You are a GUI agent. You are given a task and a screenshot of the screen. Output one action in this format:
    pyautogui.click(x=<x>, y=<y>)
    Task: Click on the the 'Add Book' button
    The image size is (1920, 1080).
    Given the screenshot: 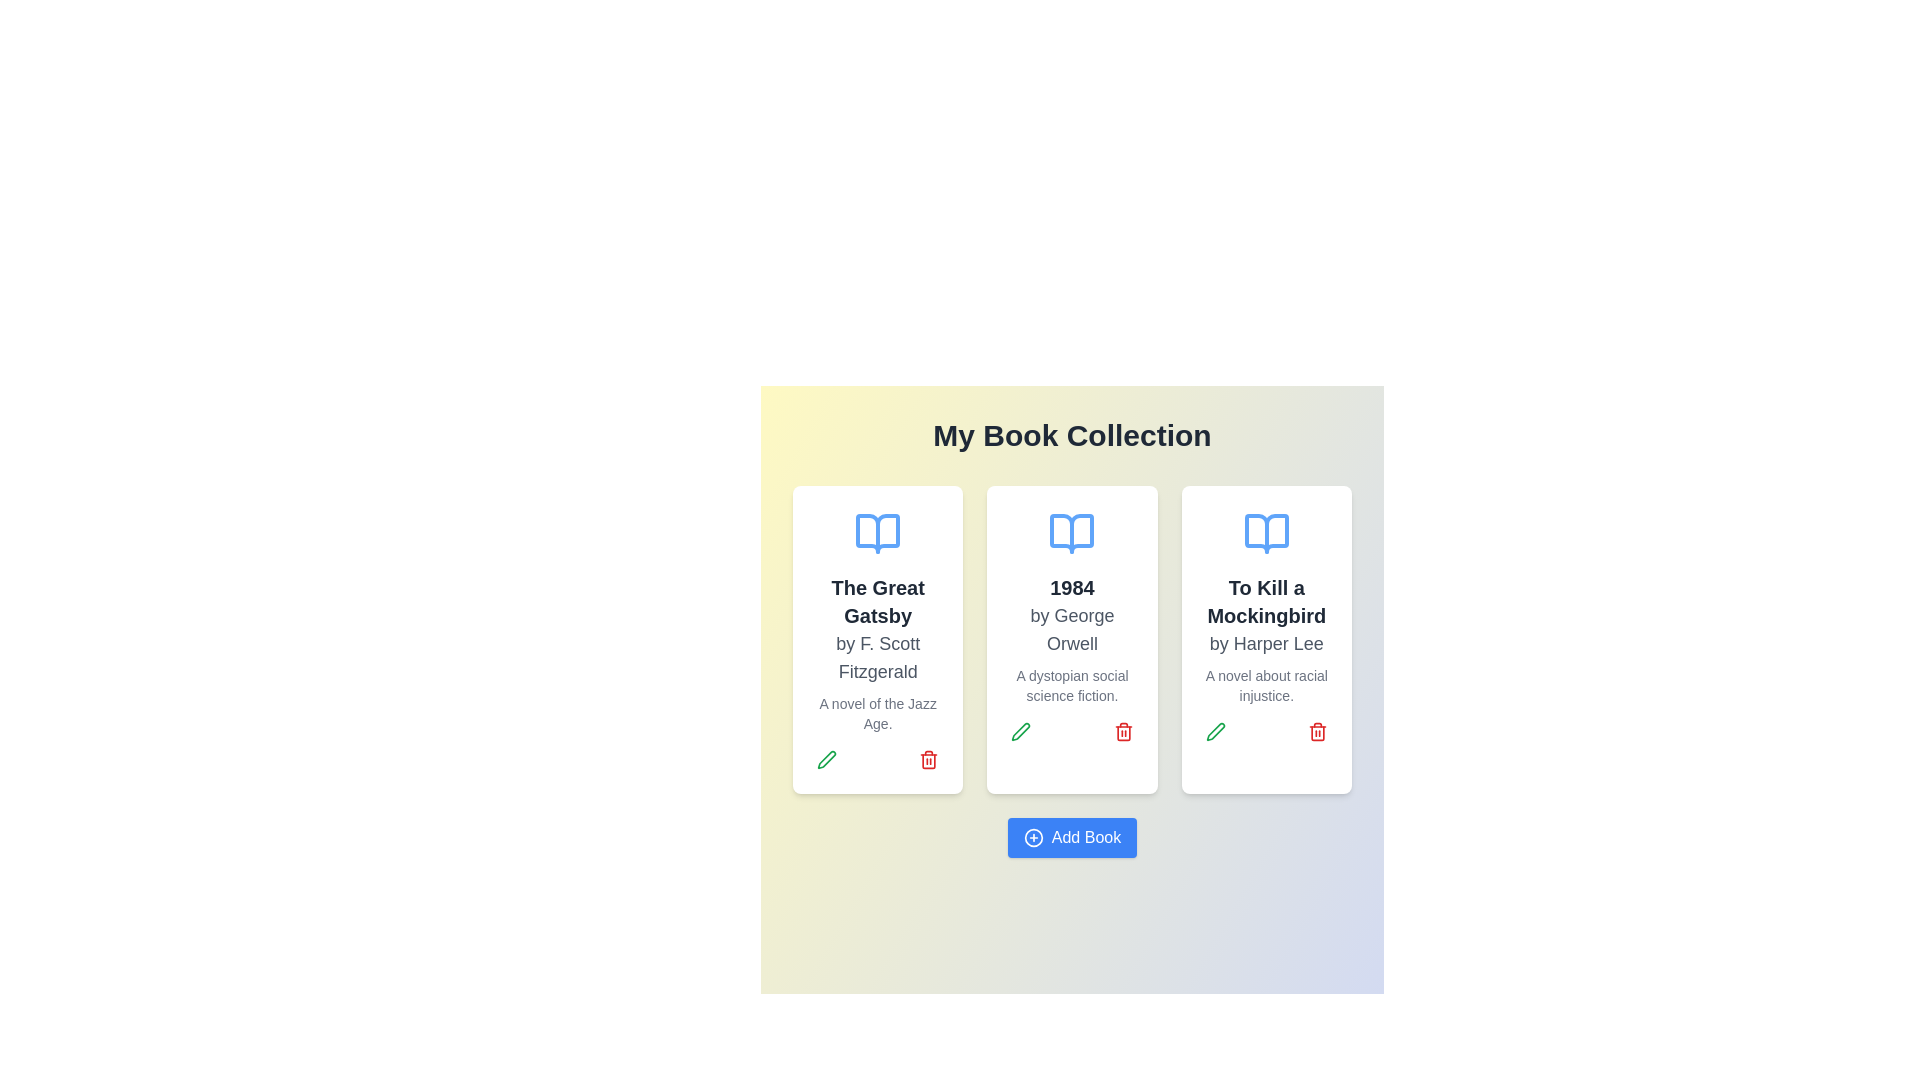 What is the action you would take?
    pyautogui.click(x=1071, y=837)
    